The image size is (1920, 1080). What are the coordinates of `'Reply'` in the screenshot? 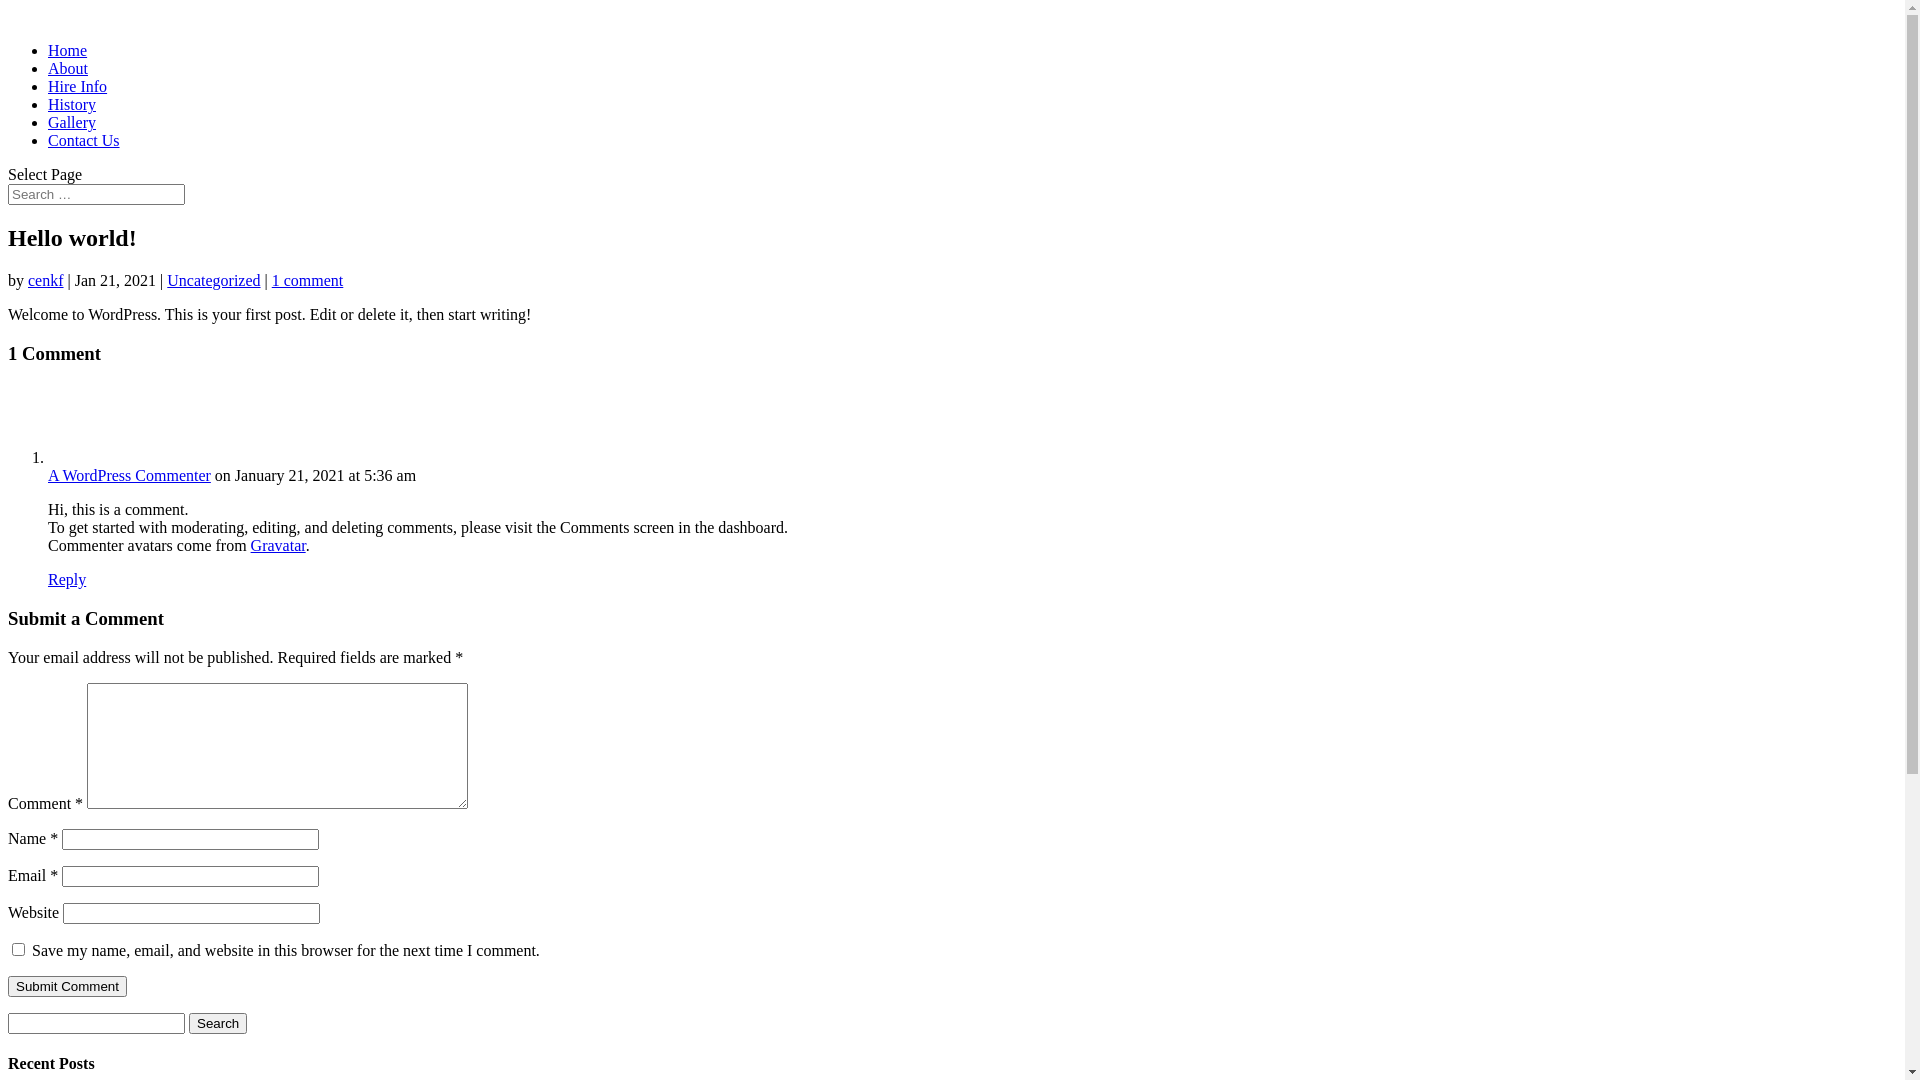 It's located at (67, 579).